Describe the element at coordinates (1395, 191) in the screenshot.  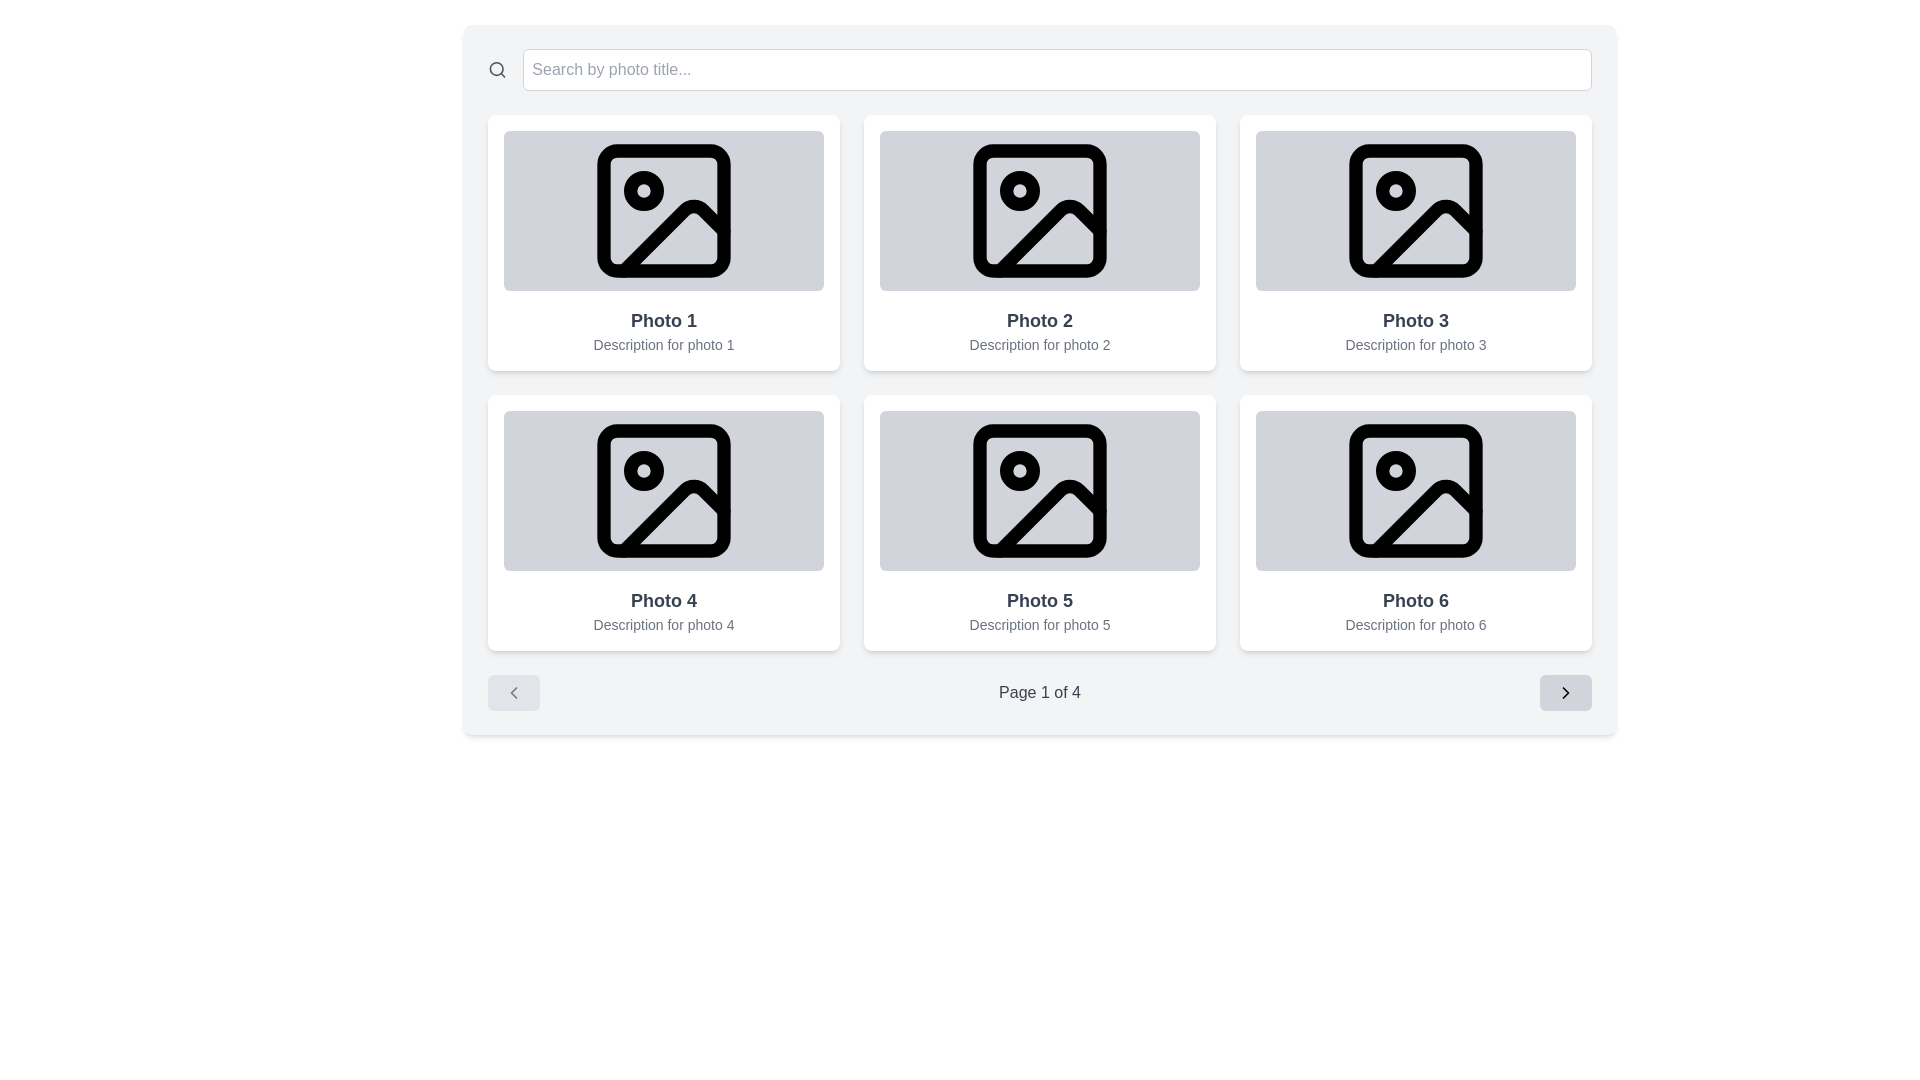
I see `the graphic decorative element within the 'Photo 3' card's photo icon, located near the upper-left portion` at that location.